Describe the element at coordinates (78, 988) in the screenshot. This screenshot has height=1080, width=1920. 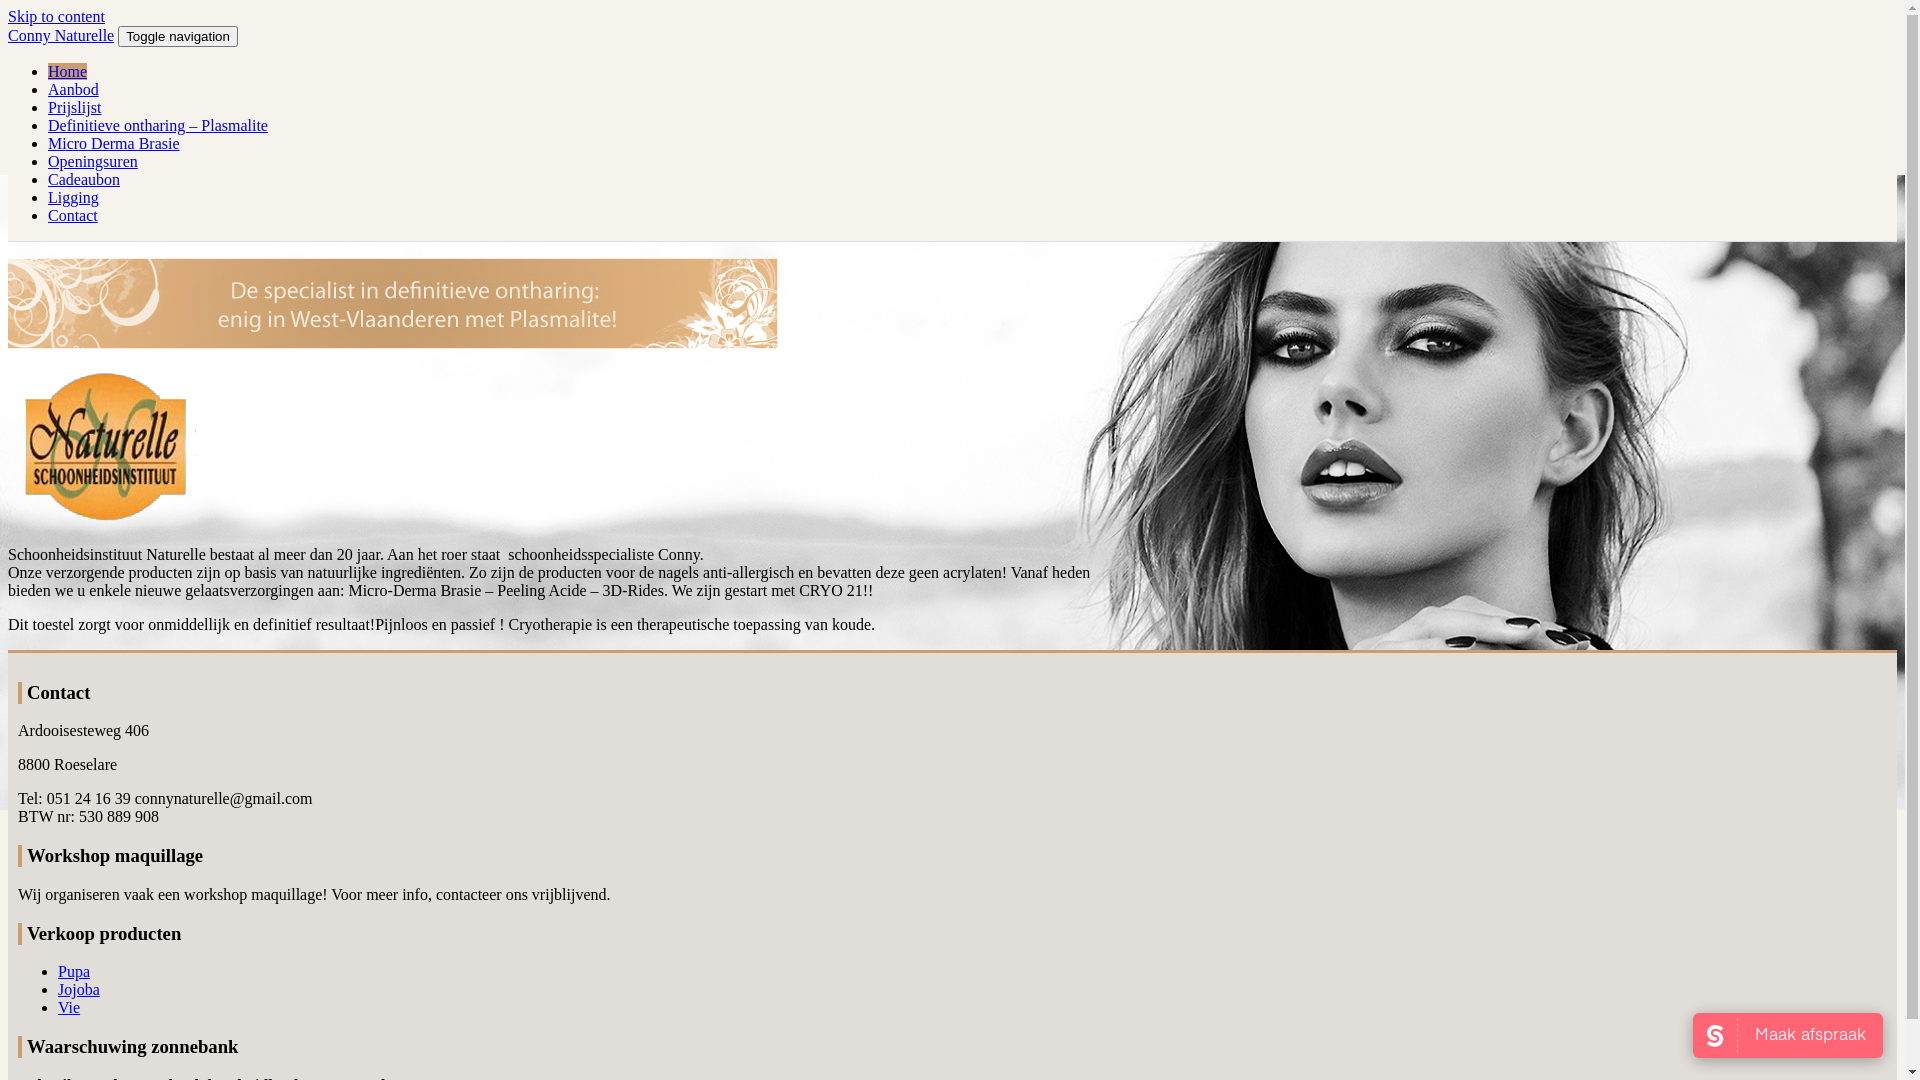
I see `'Jojoba'` at that location.